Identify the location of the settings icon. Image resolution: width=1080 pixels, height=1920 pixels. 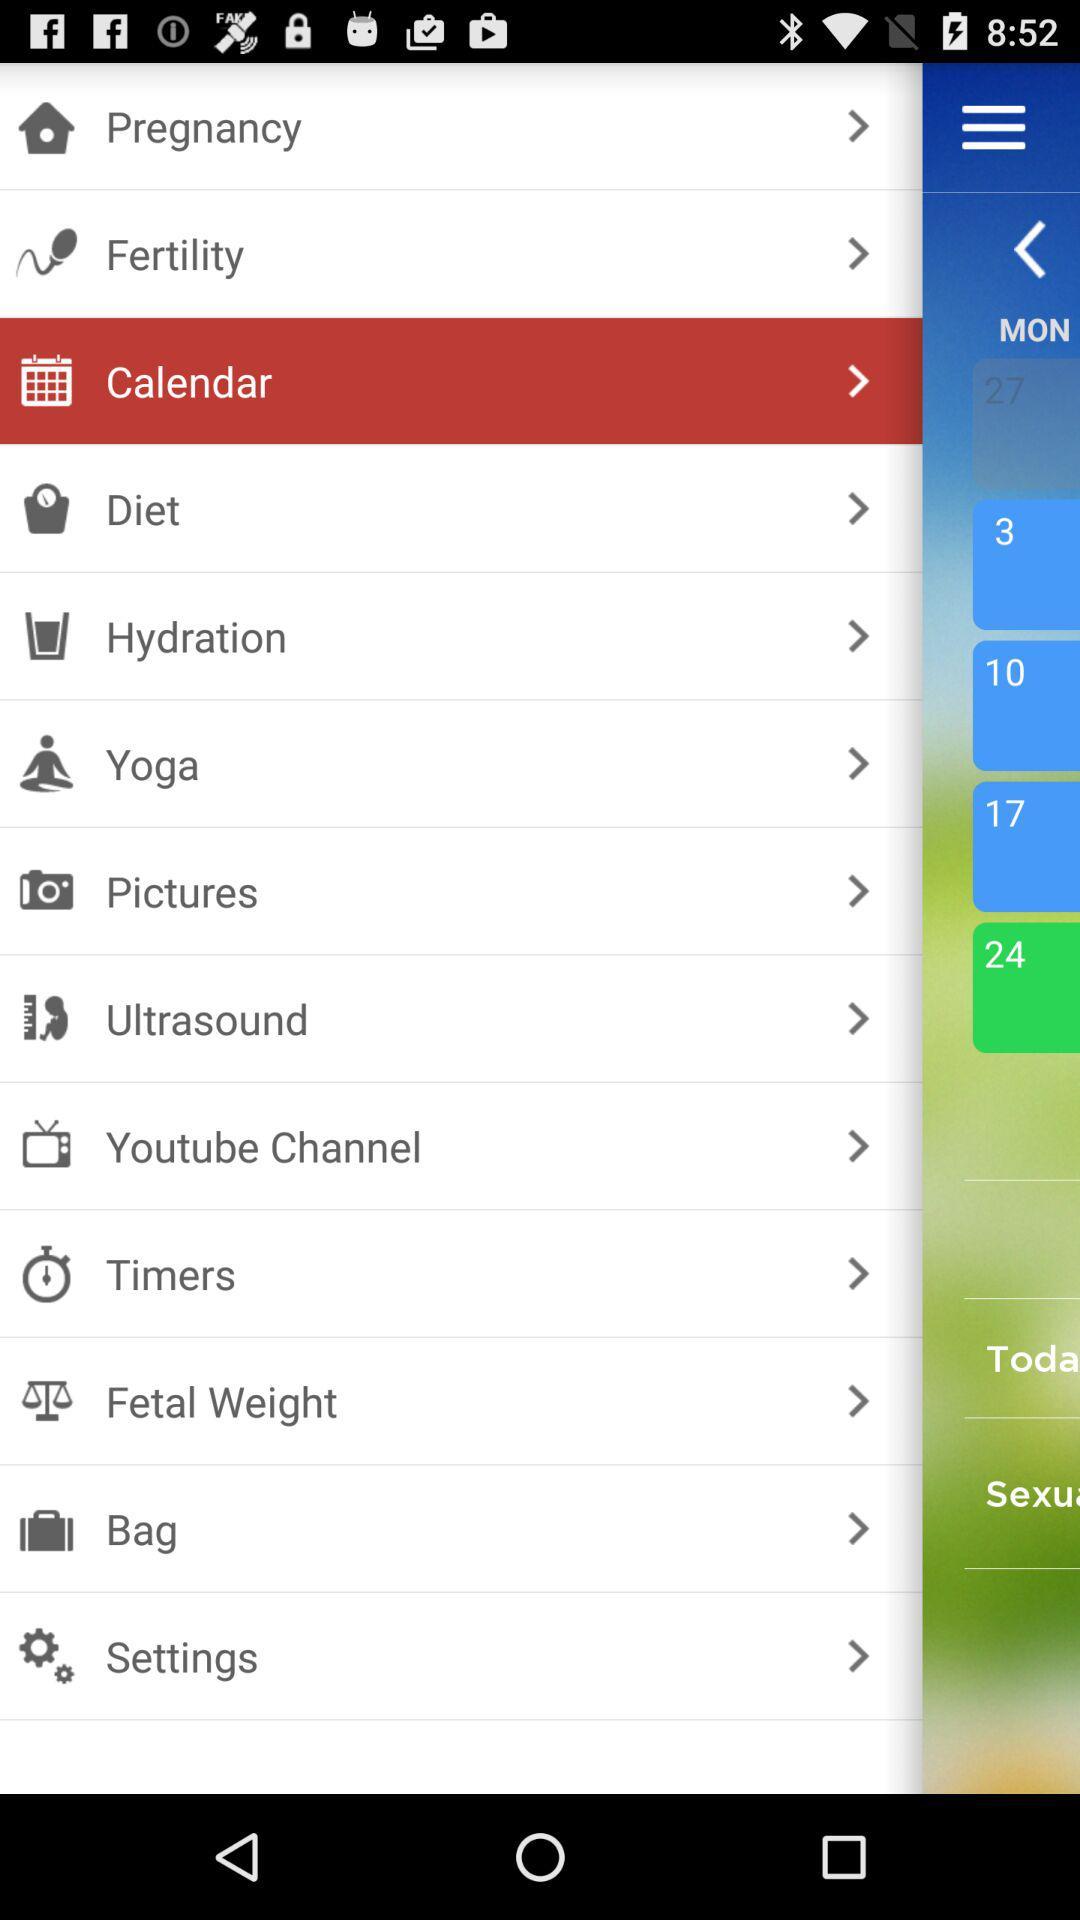
(457, 1656).